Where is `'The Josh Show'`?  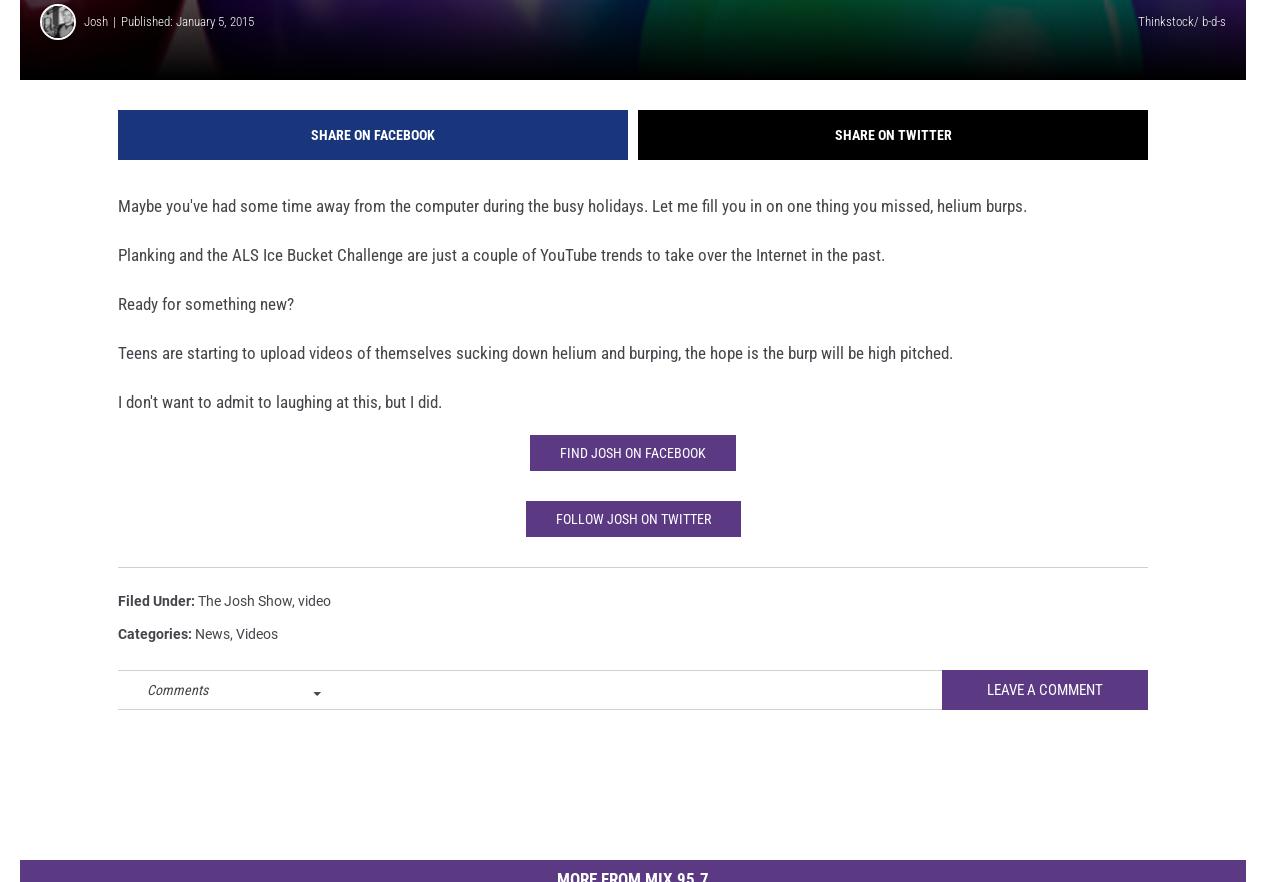 'The Josh Show' is located at coordinates (244, 626).